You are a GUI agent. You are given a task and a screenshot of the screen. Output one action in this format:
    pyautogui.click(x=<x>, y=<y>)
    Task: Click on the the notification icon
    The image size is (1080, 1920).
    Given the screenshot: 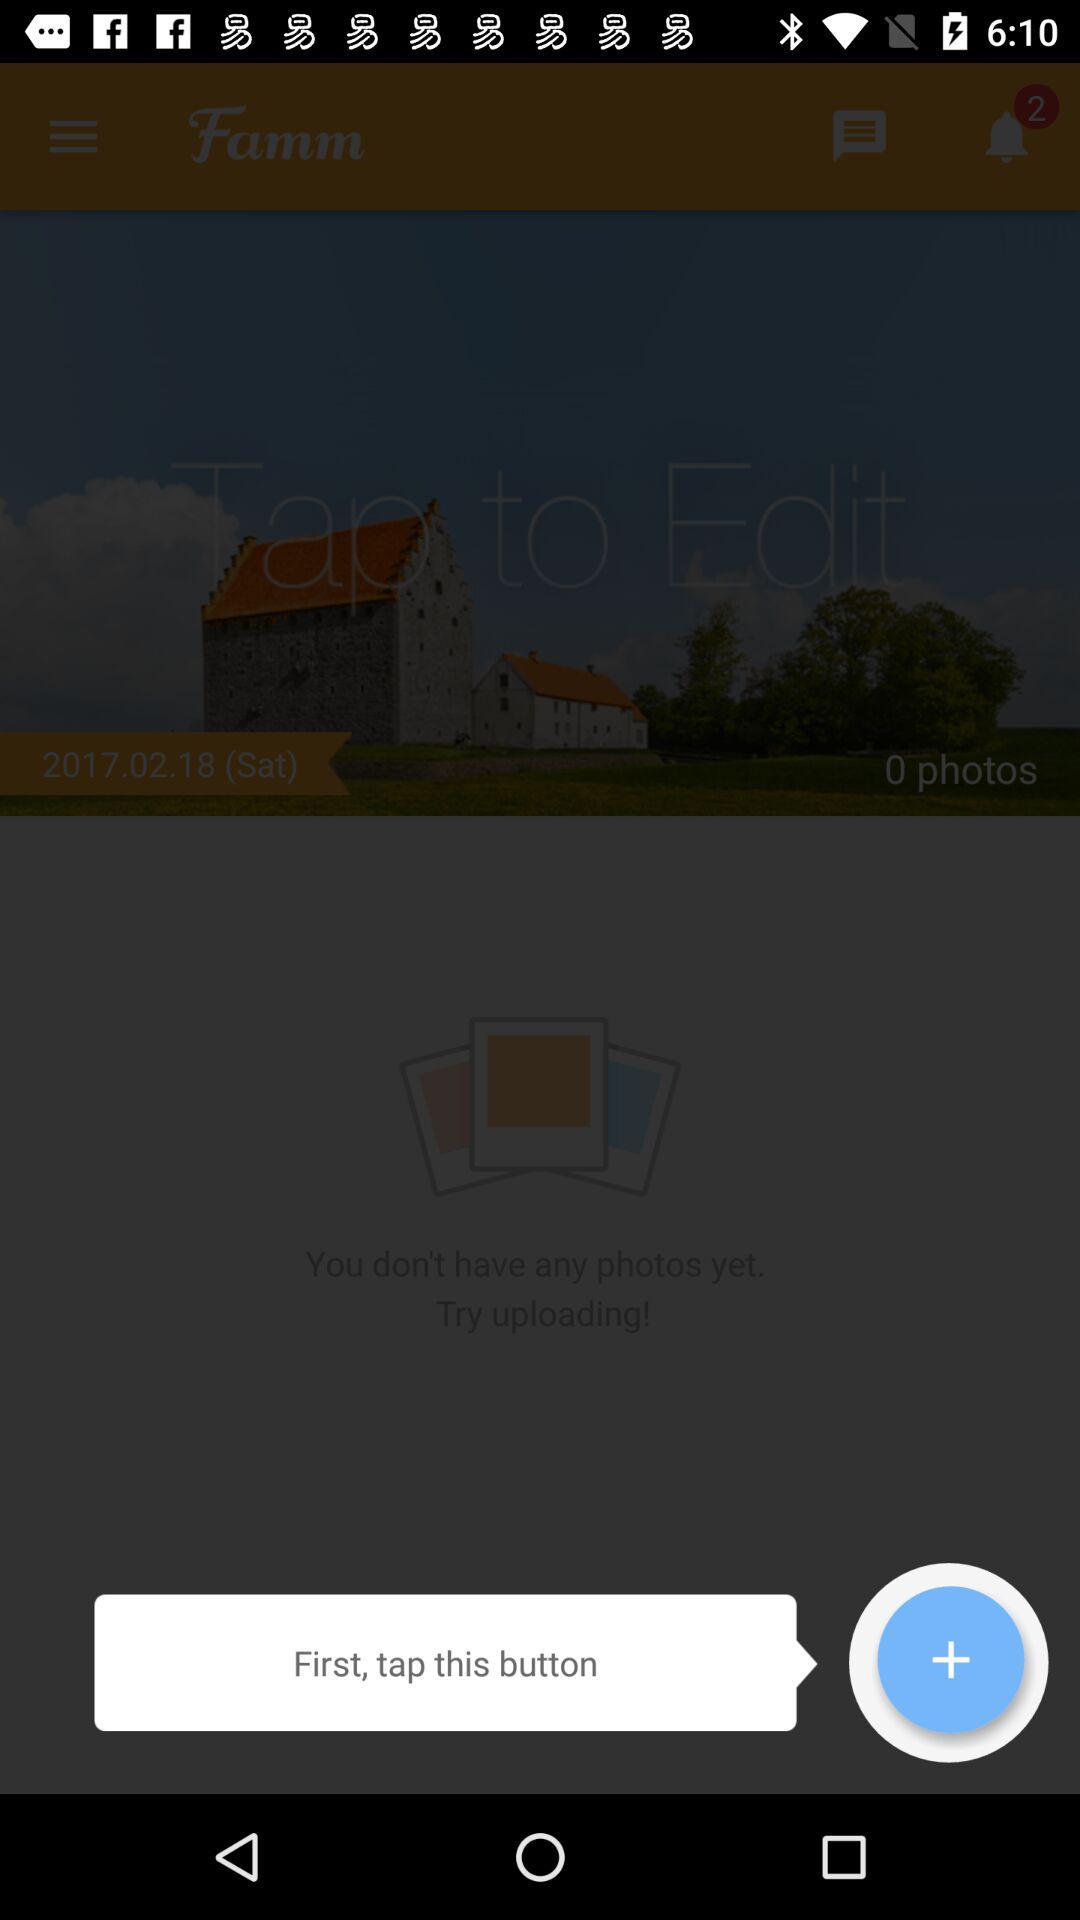 What is the action you would take?
    pyautogui.click(x=1006, y=135)
    